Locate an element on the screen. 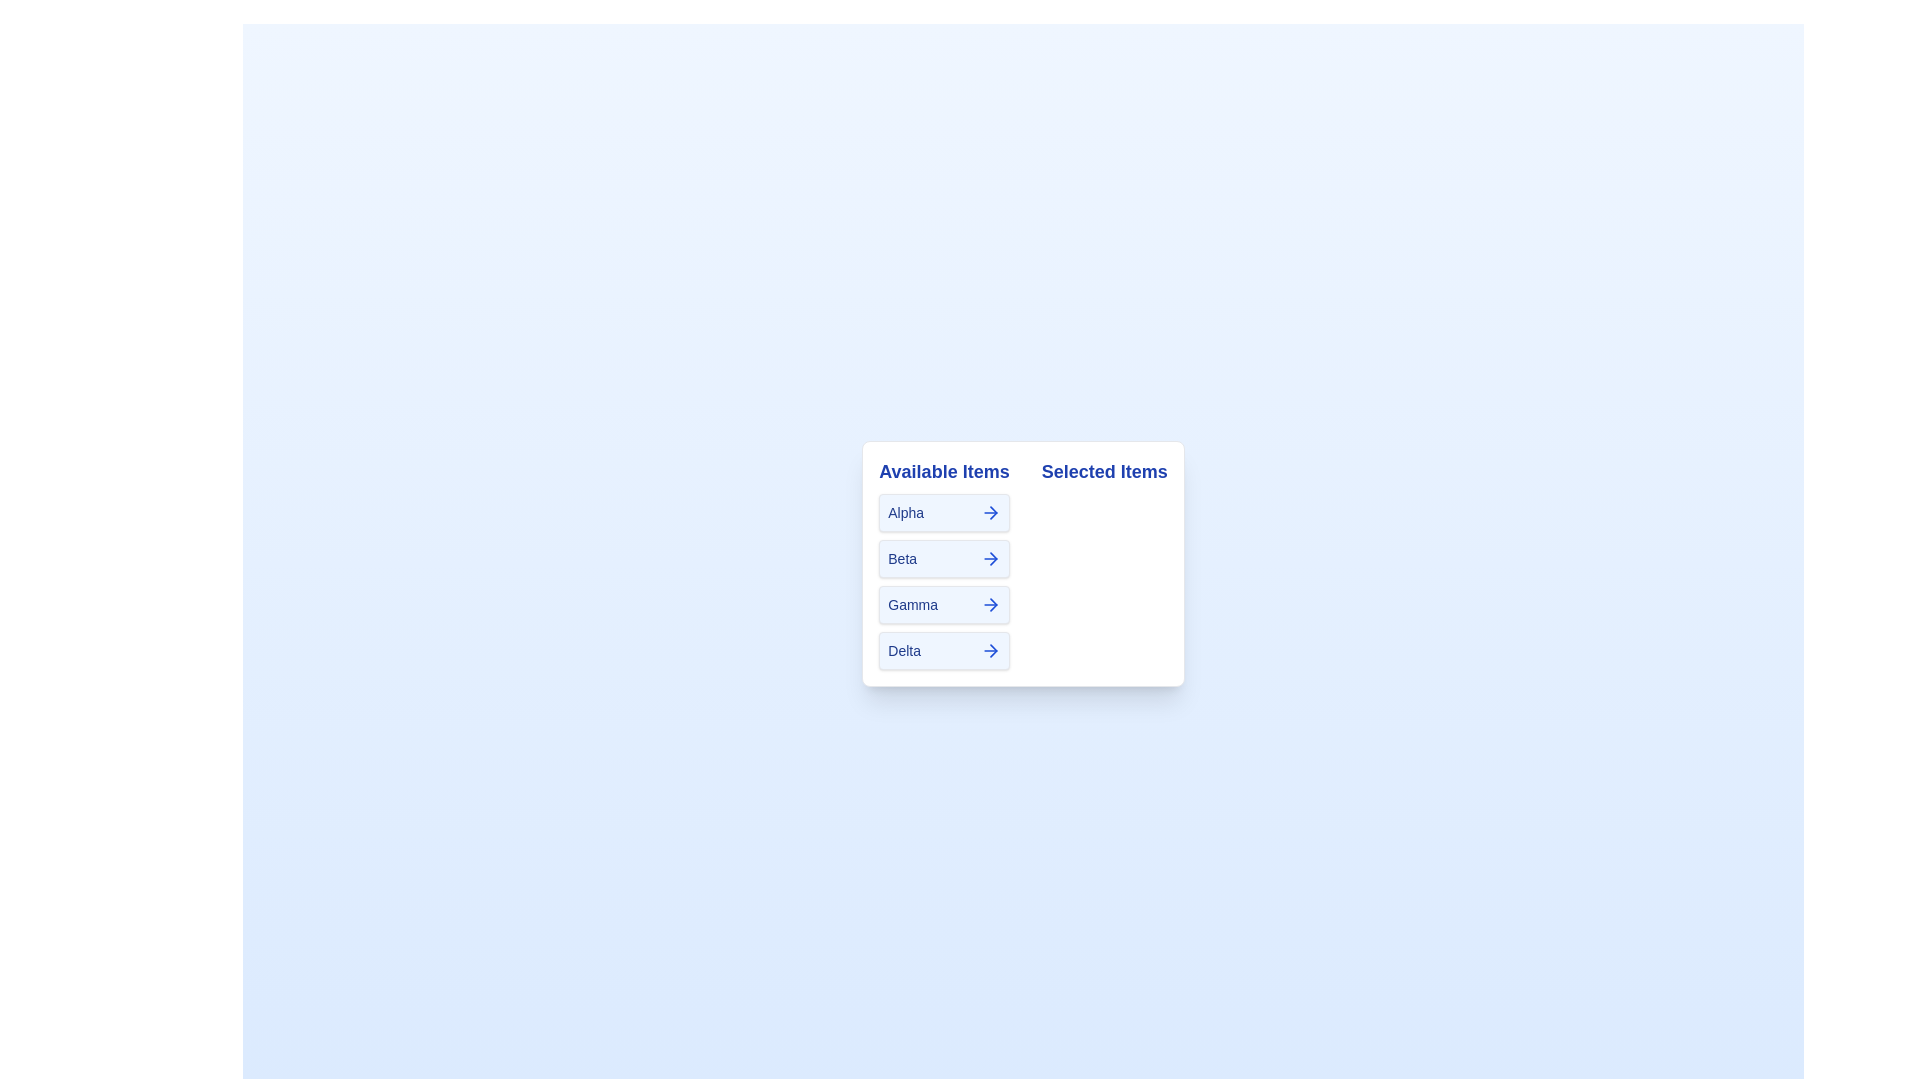  arrow button next to the item Alpha to transfer it to the 'Selected Items' list is located at coordinates (990, 512).